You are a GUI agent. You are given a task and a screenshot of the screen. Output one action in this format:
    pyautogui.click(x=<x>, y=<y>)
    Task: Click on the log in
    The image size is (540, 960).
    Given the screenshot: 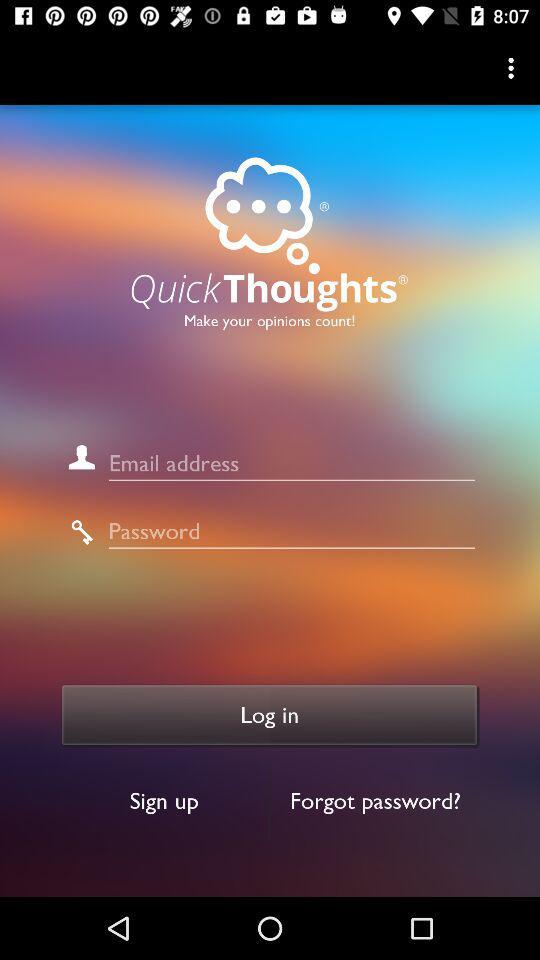 What is the action you would take?
    pyautogui.click(x=270, y=715)
    